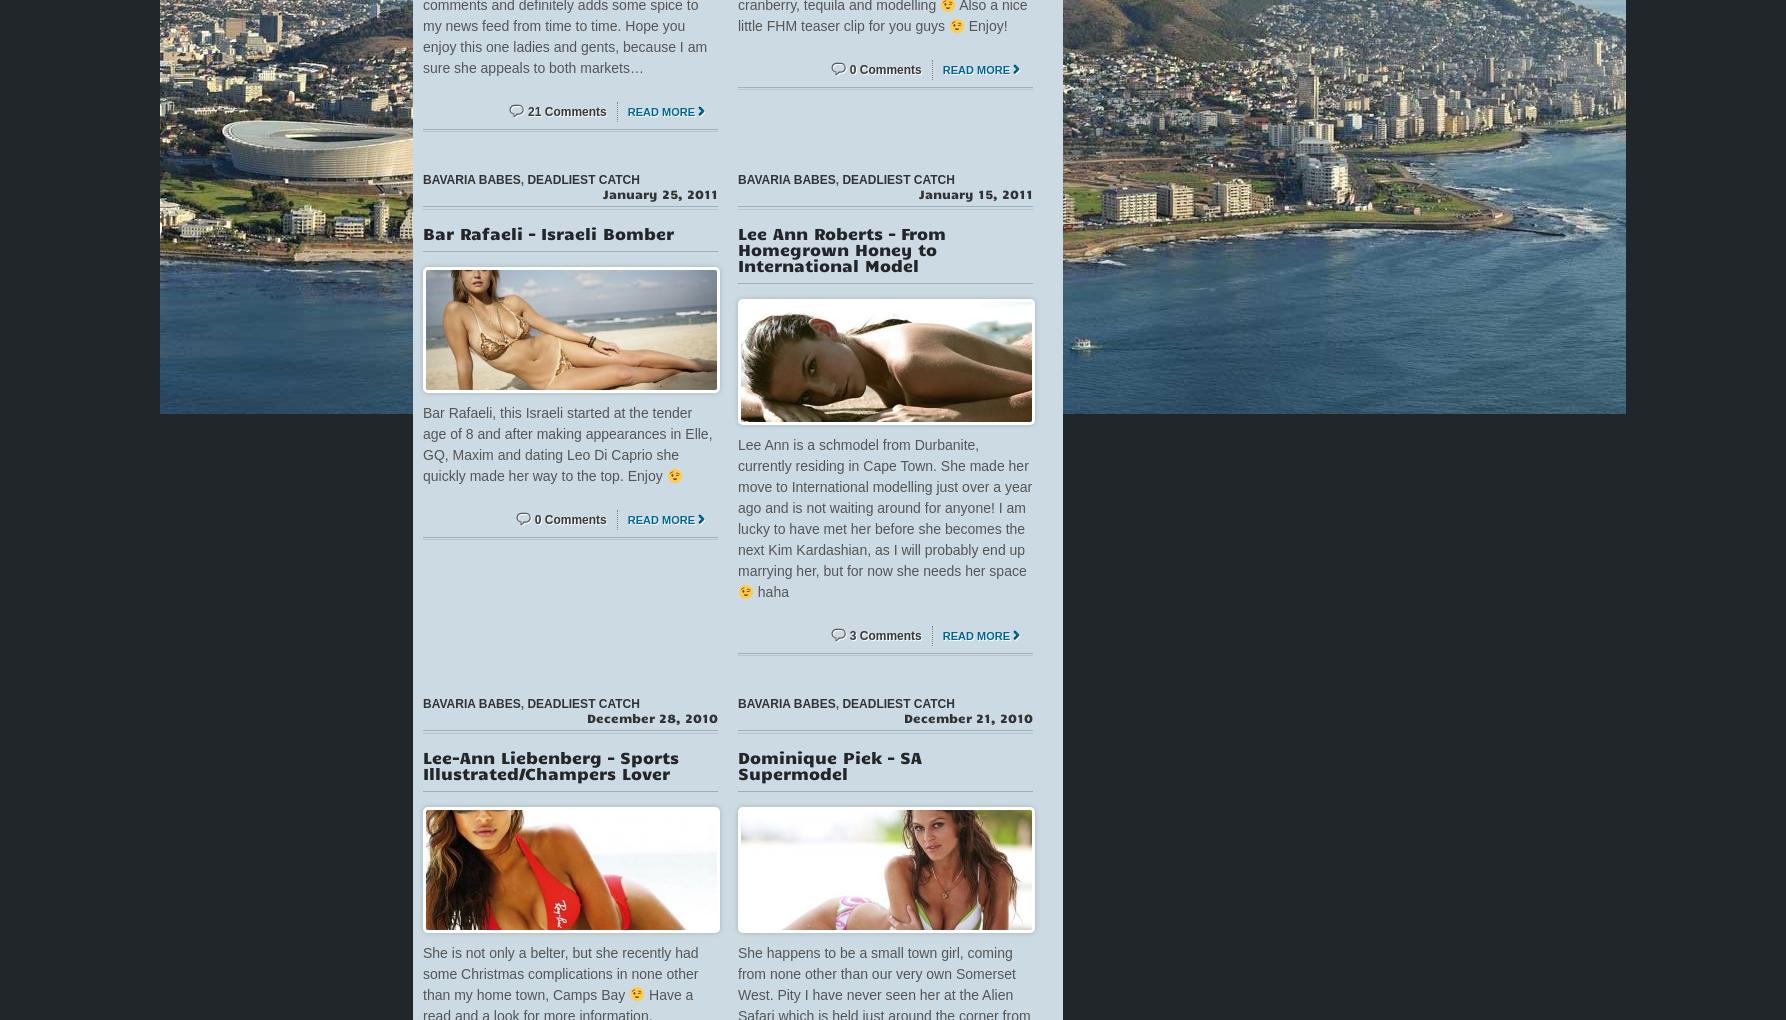 The image size is (1786, 1020). Describe the element at coordinates (547, 232) in the screenshot. I see `'Bar Rafaeli – Israeli Bomber'` at that location.